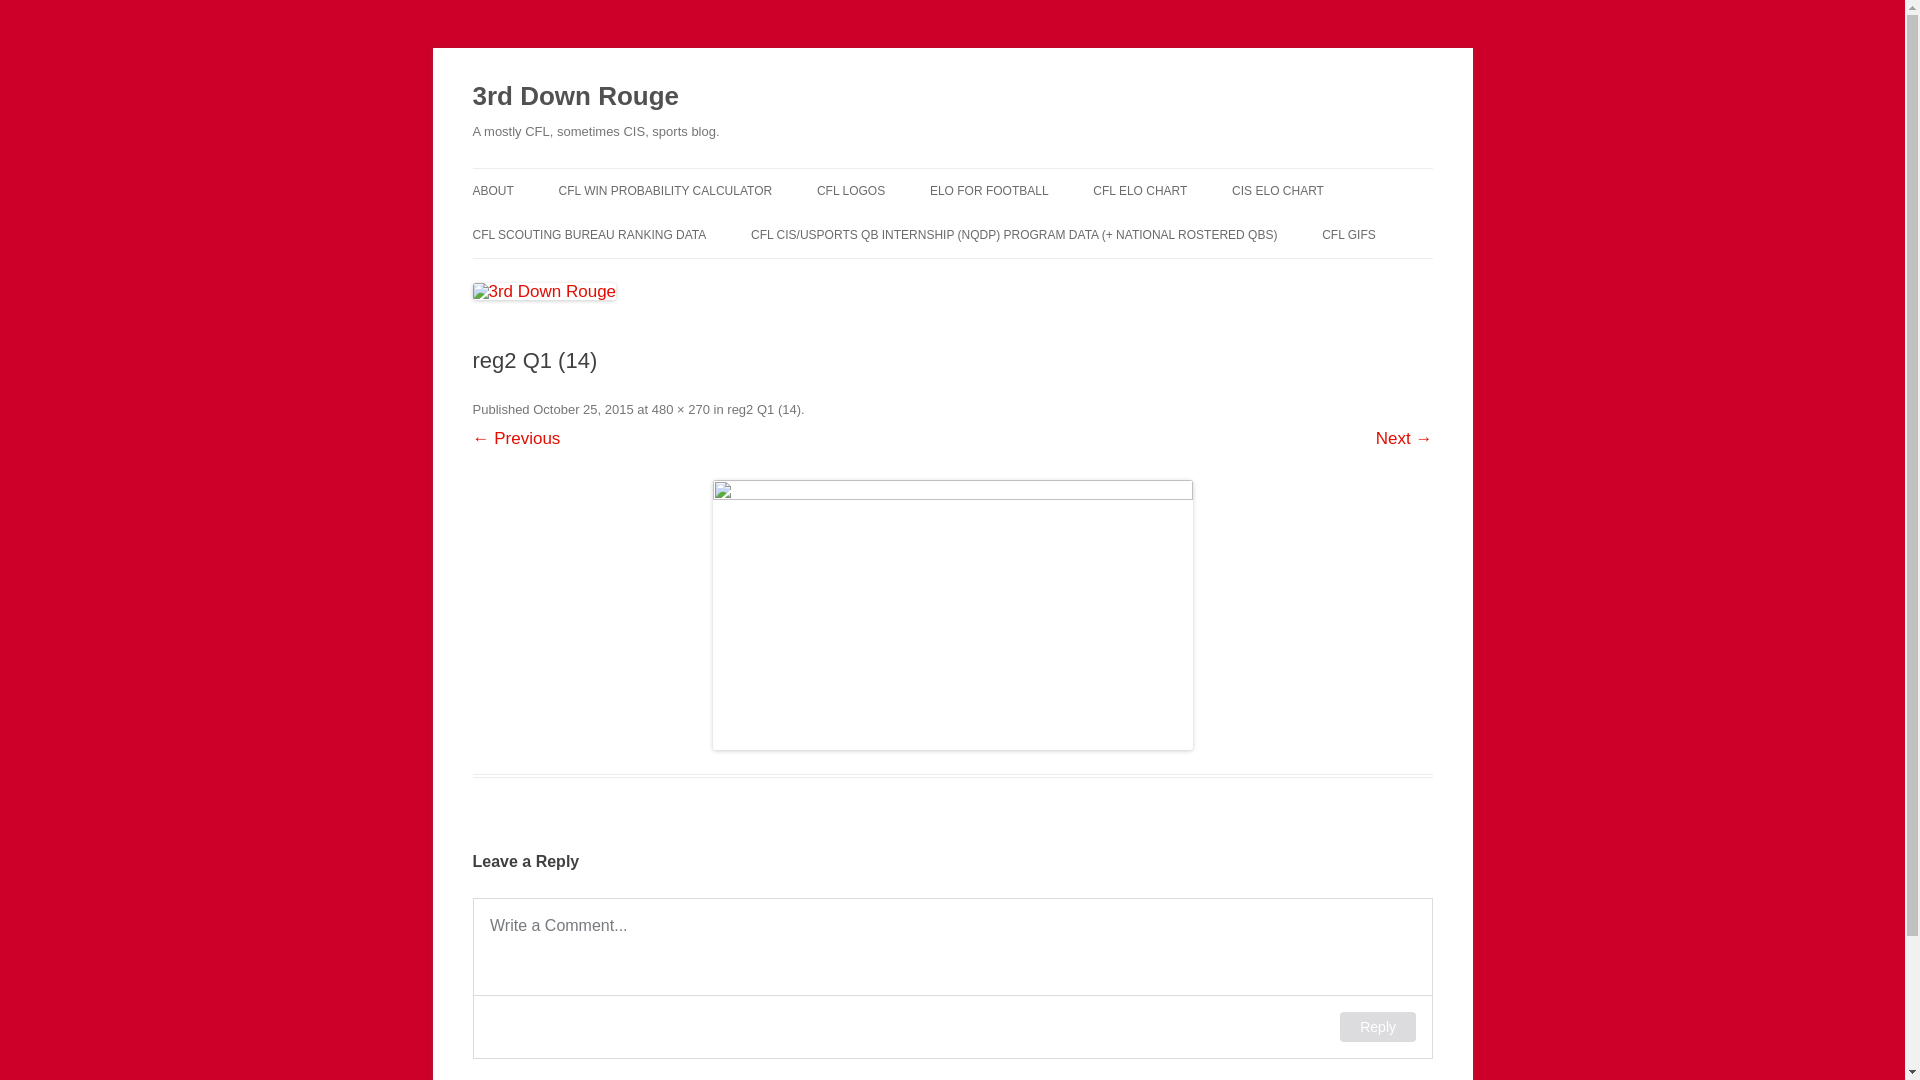  What do you see at coordinates (816, 191) in the screenshot?
I see `'CFL LOGOS'` at bounding box center [816, 191].